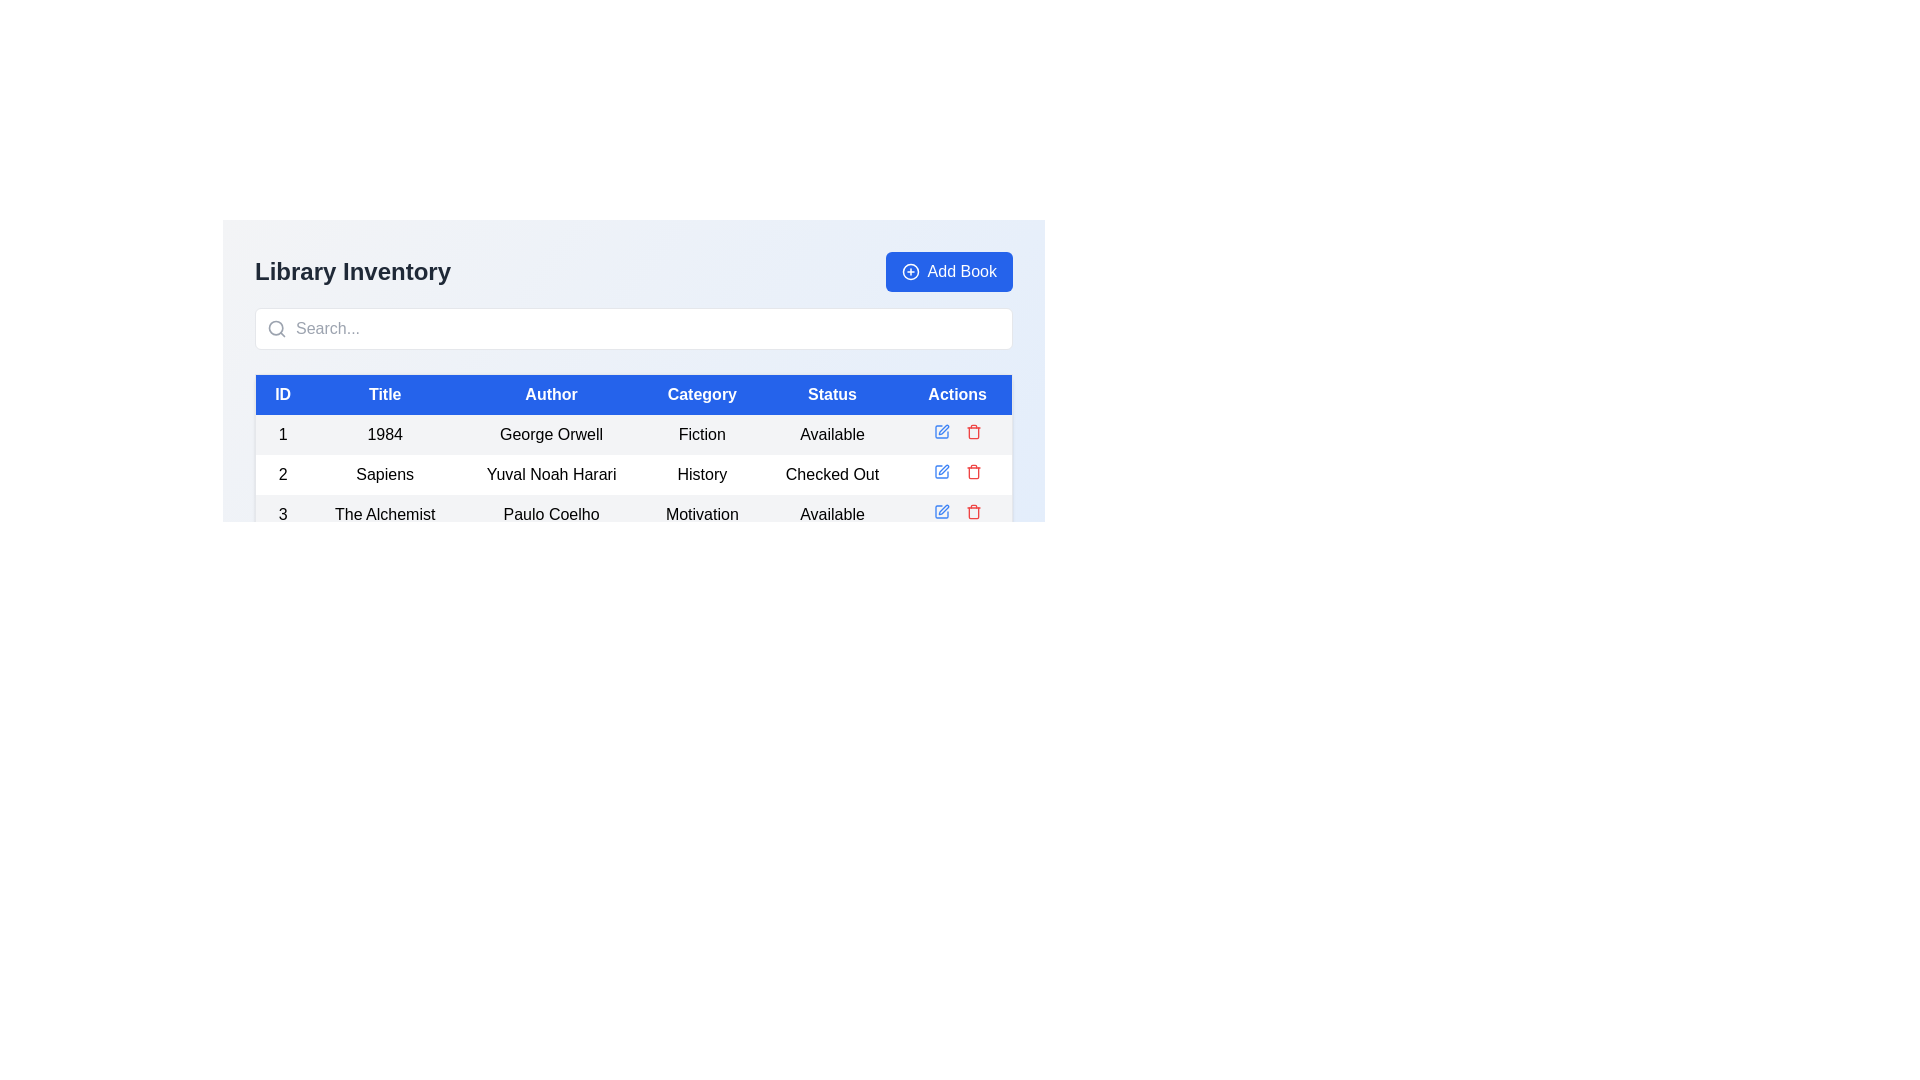  What do you see at coordinates (973, 471) in the screenshot?
I see `the delete icon located in the 'Actions' column of the second row in the content table to initiate the delete action` at bounding box center [973, 471].